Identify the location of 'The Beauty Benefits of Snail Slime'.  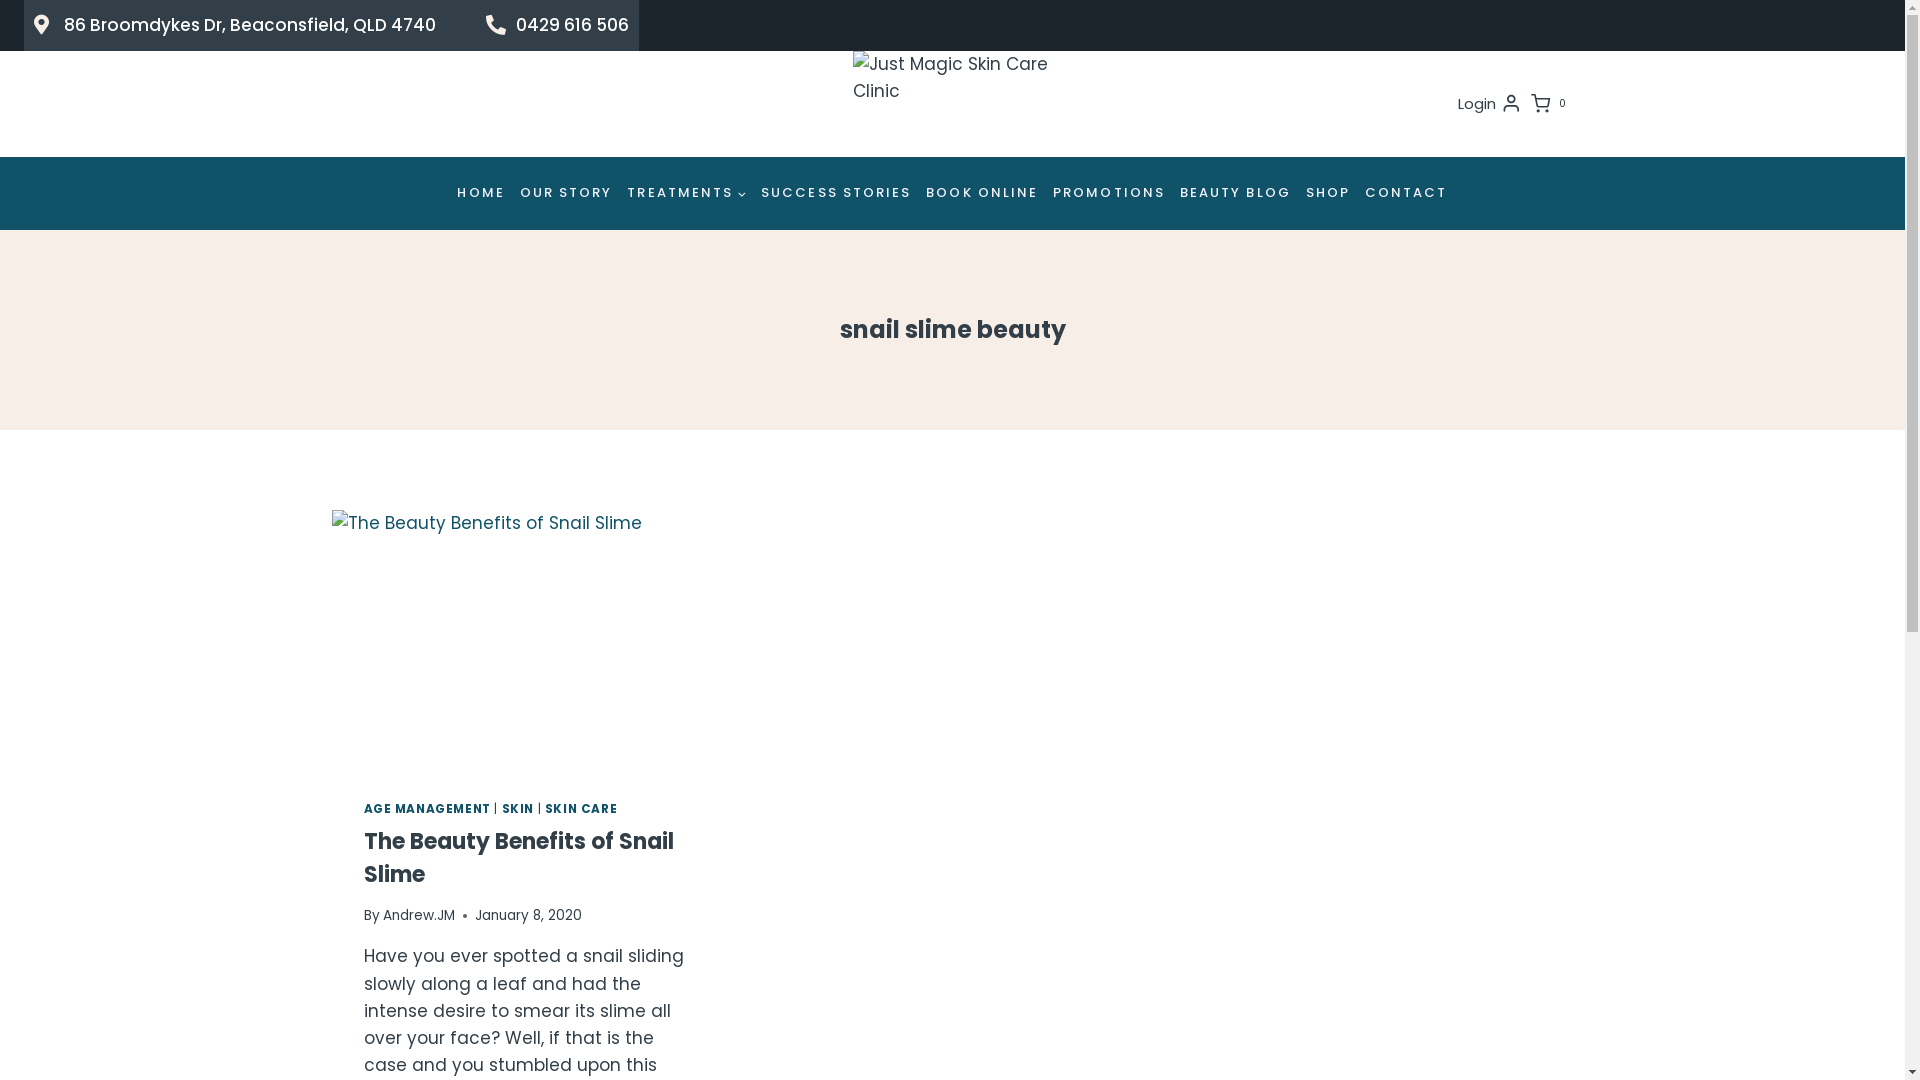
(518, 856).